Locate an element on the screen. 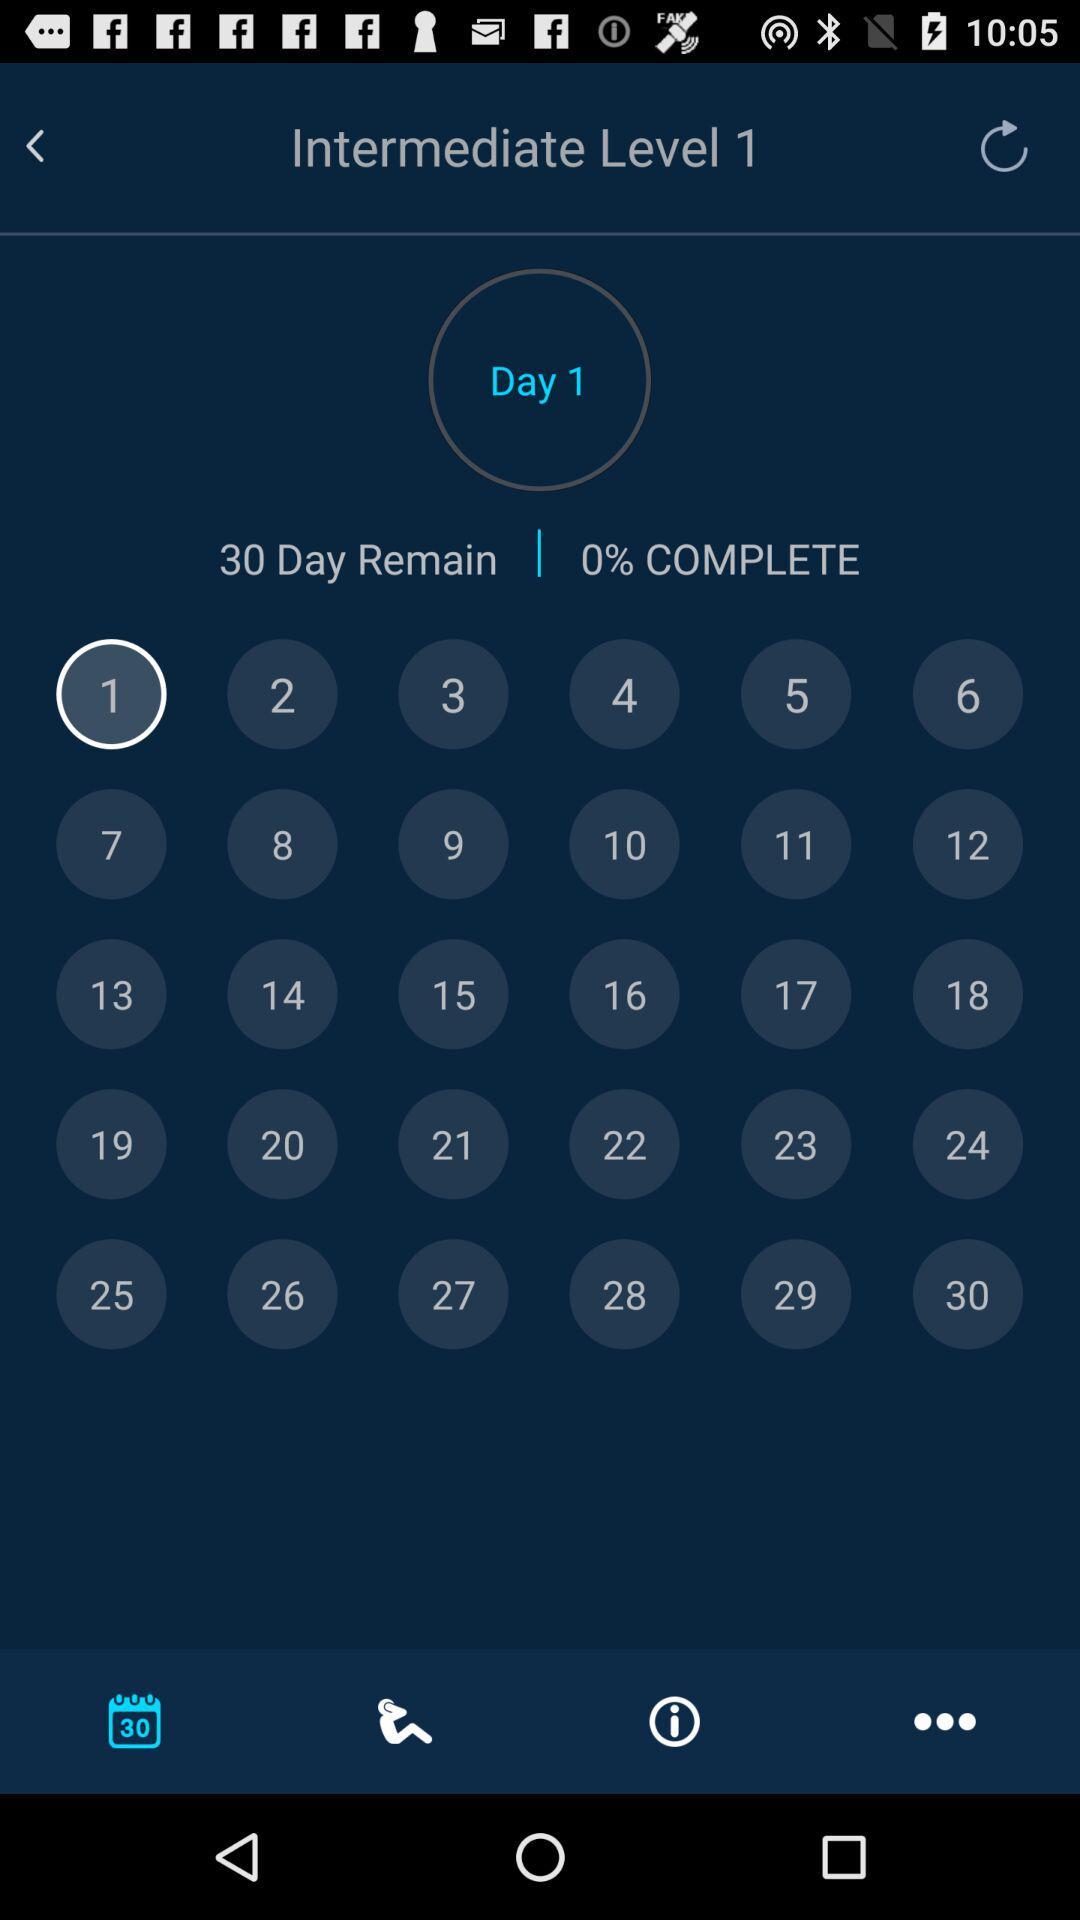  number twenty is located at coordinates (282, 1144).